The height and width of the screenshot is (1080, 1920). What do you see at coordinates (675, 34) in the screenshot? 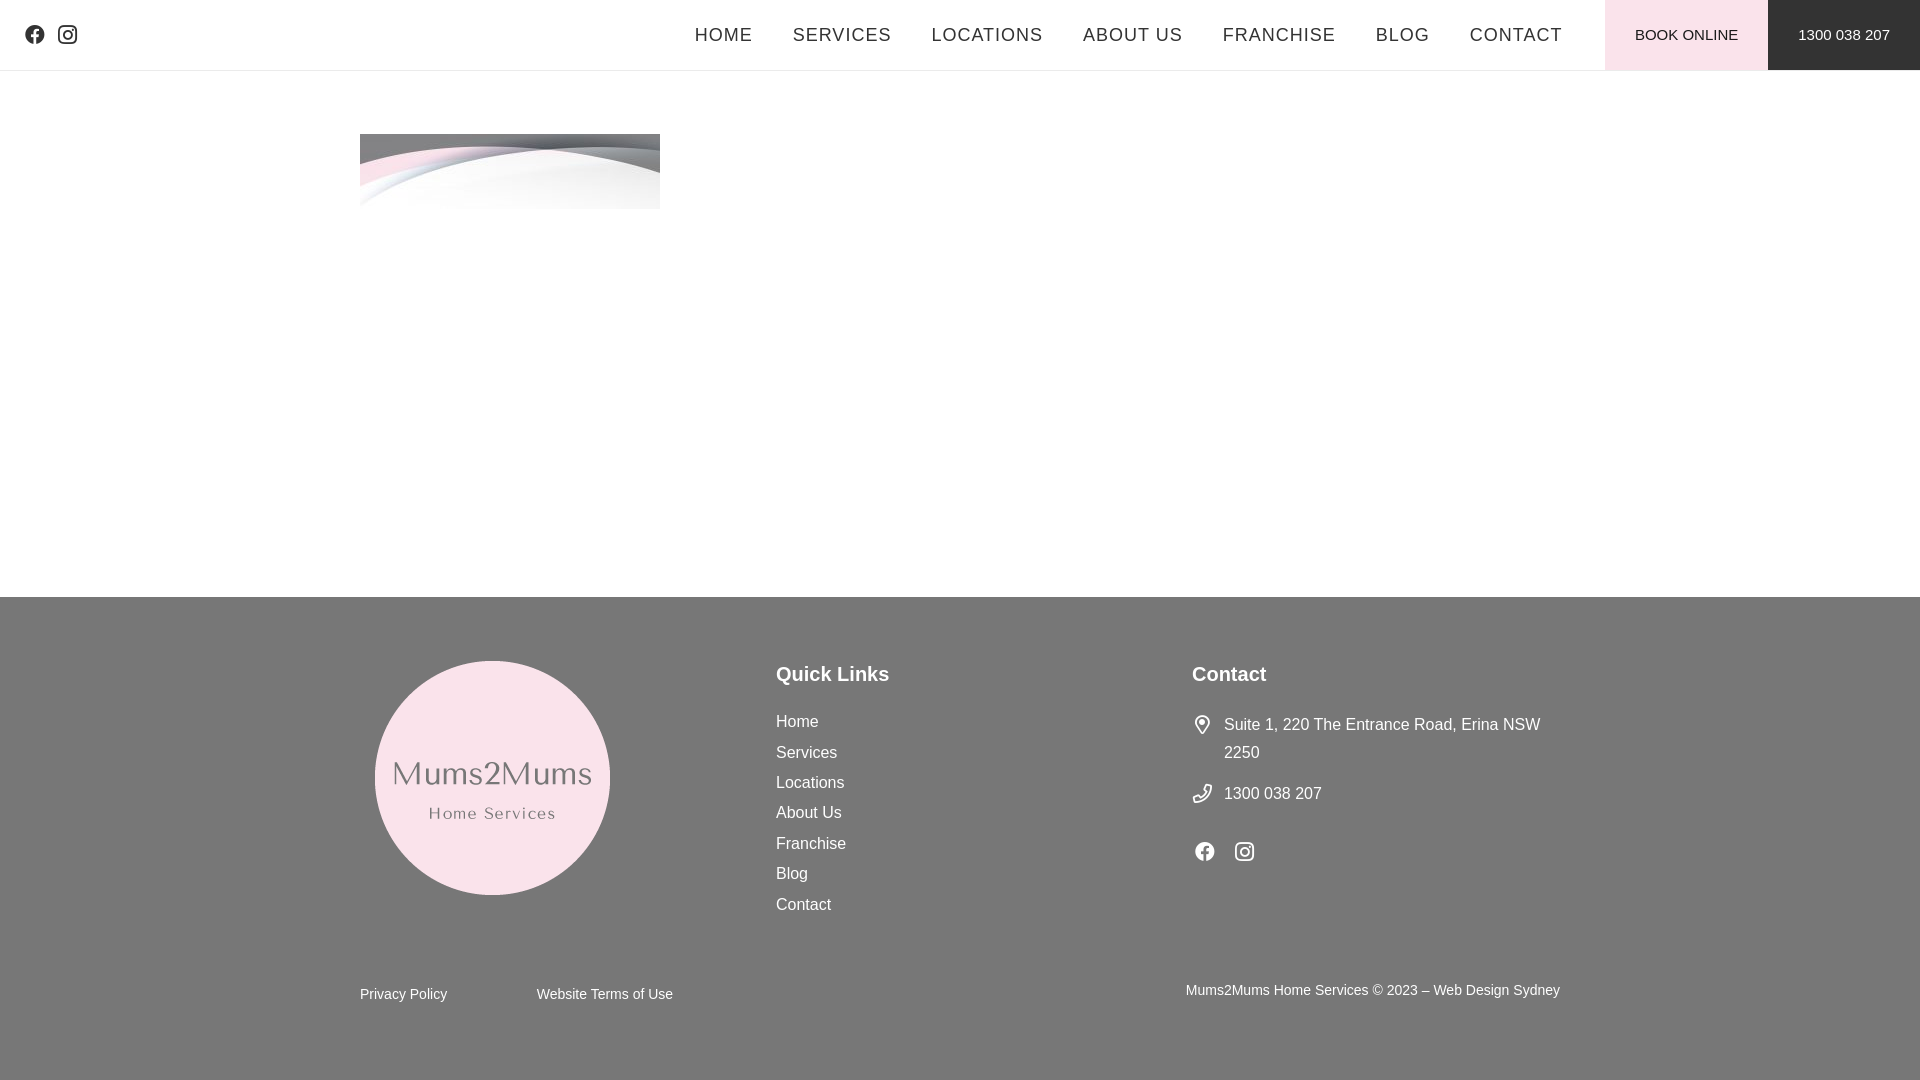
I see `'HOME'` at bounding box center [675, 34].